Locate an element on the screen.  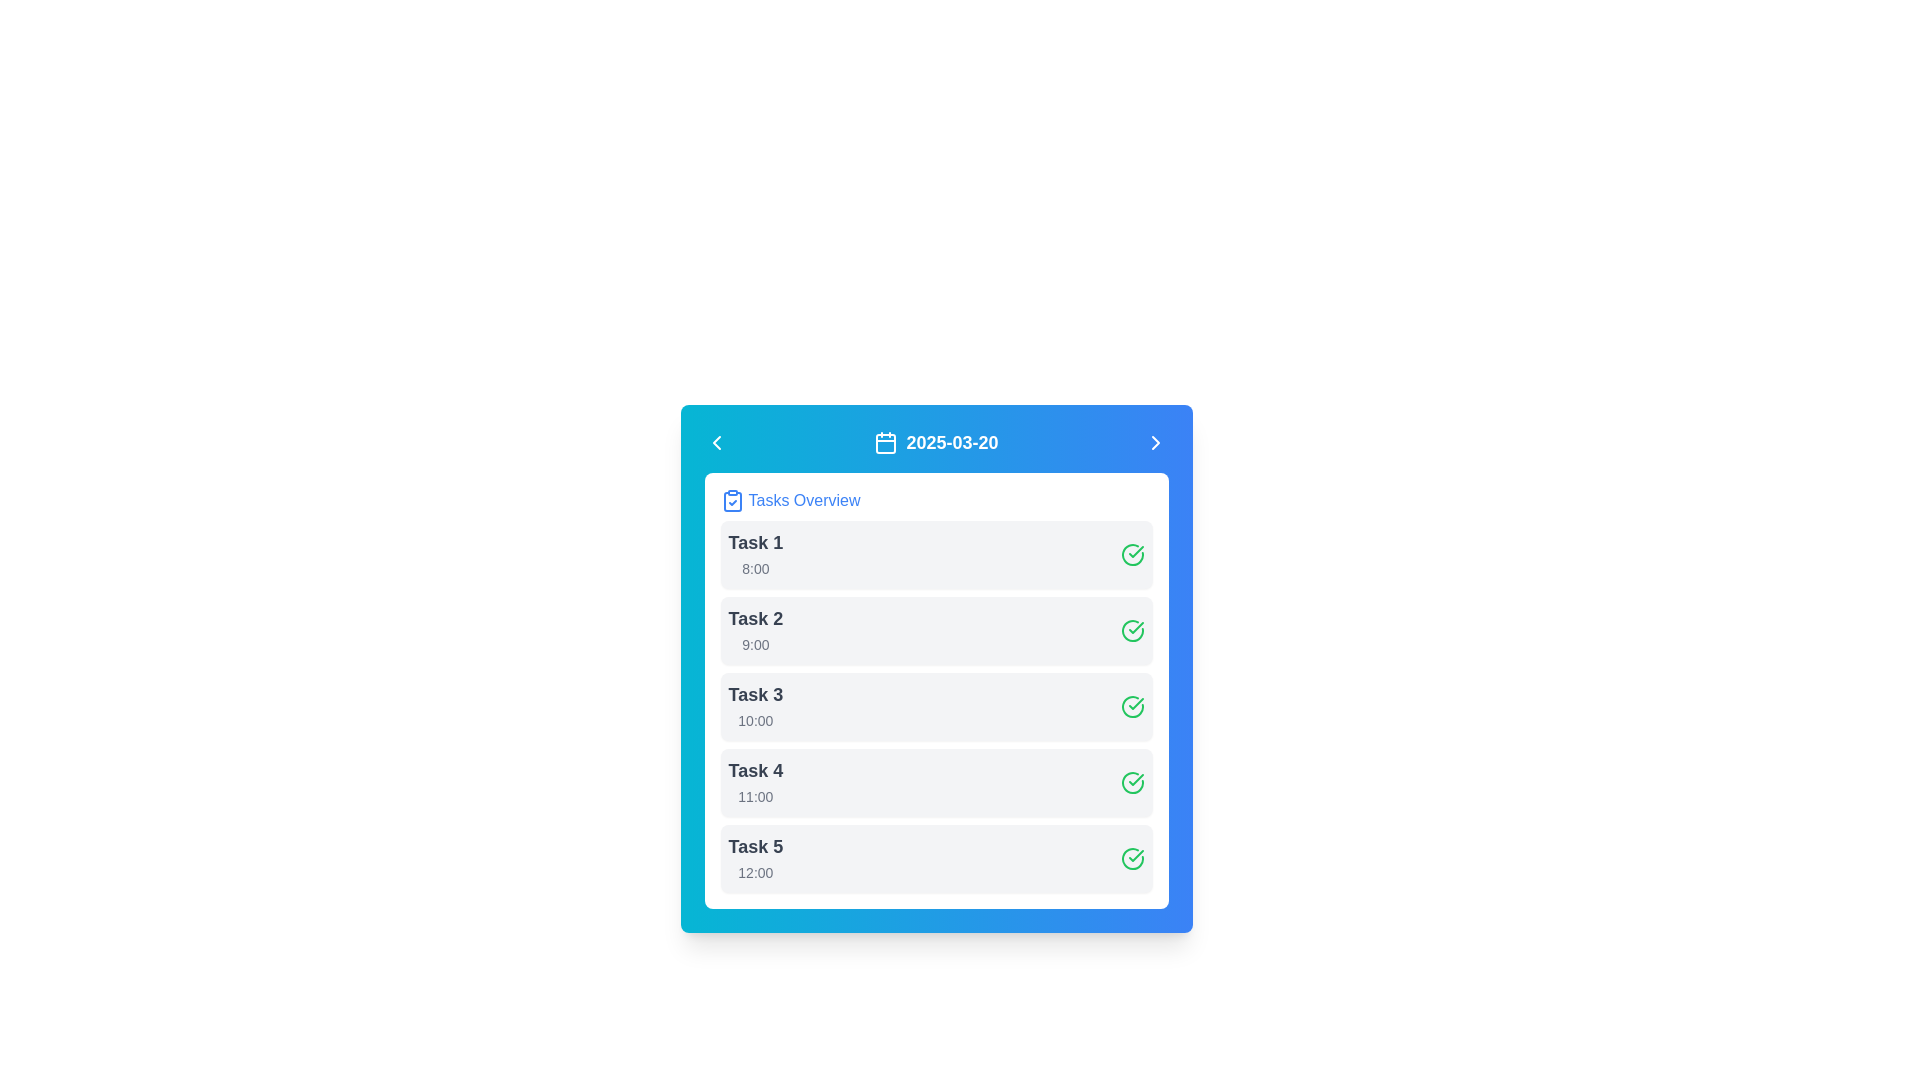
the green circular checkmark icon indicating completion for 'Task 4' located on the far right side of the task list is located at coordinates (1132, 782).